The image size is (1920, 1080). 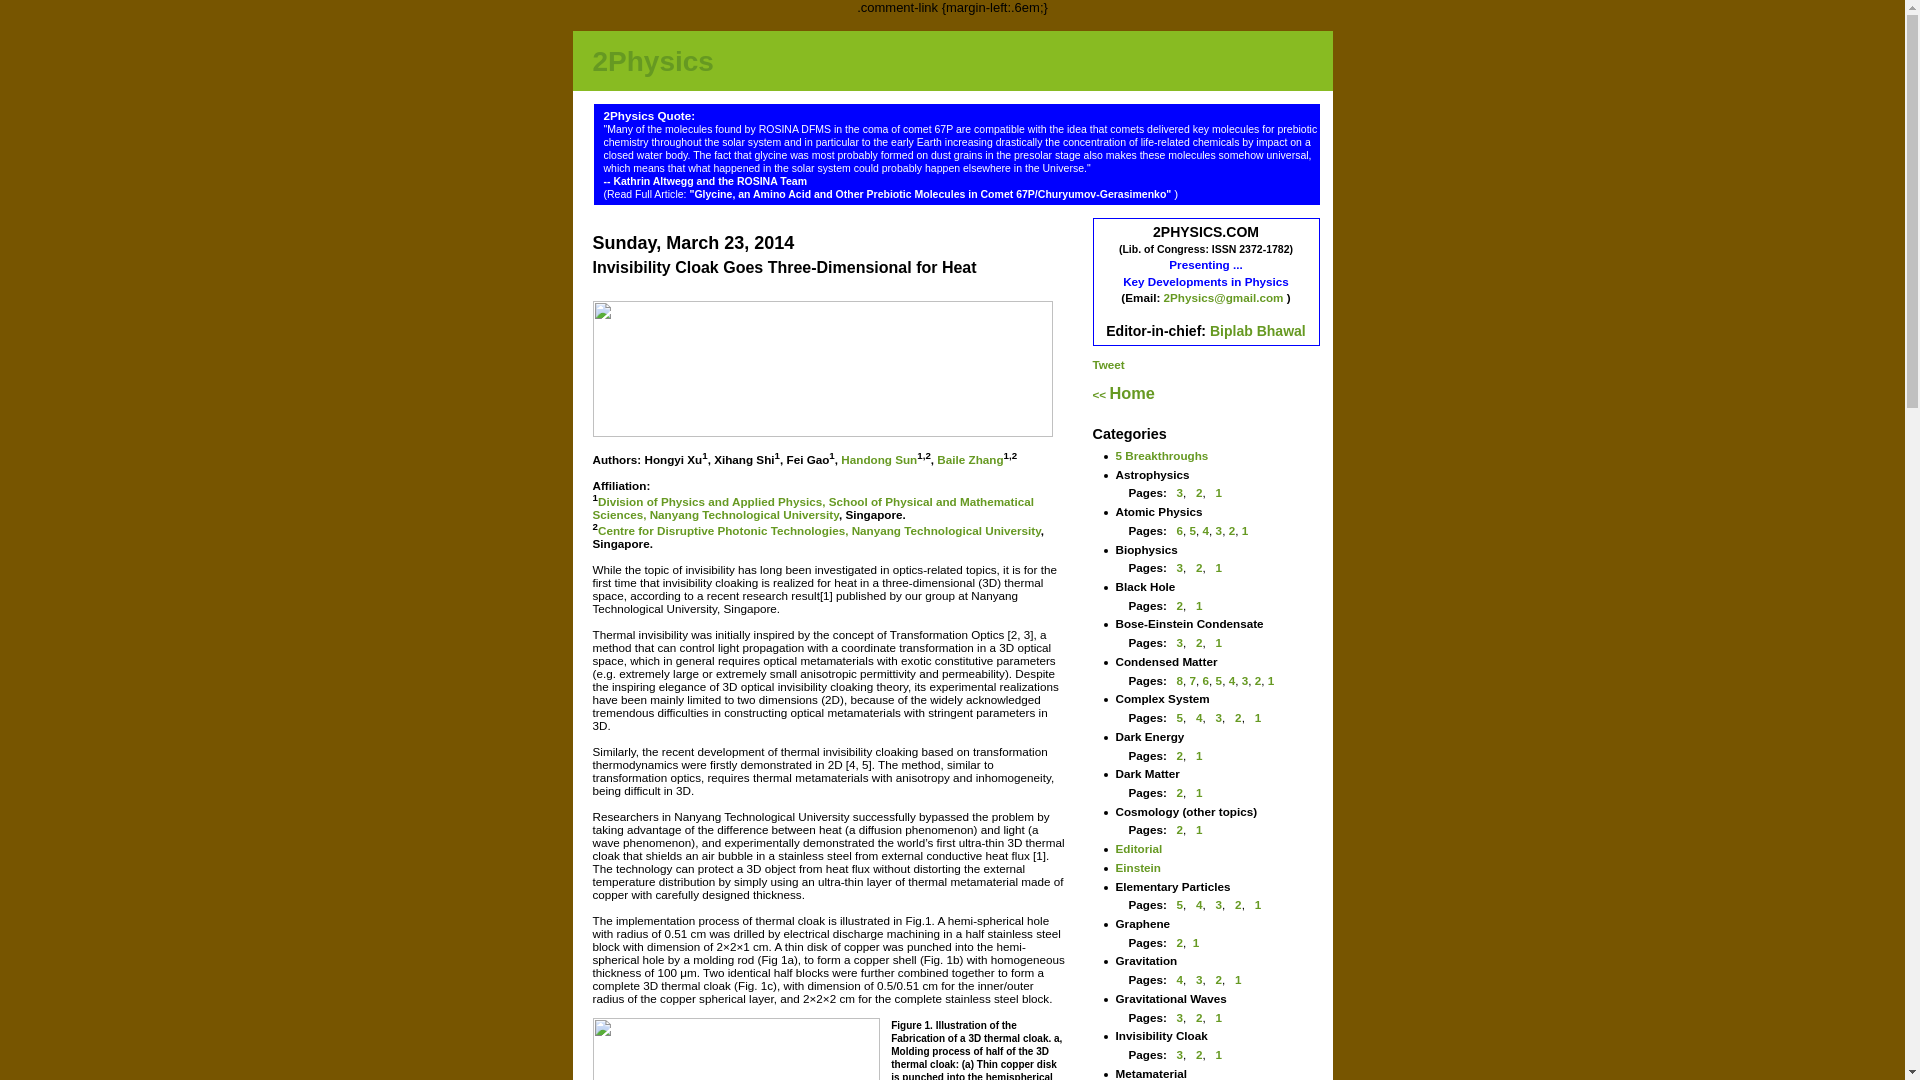 I want to click on '1', so click(x=1237, y=978).